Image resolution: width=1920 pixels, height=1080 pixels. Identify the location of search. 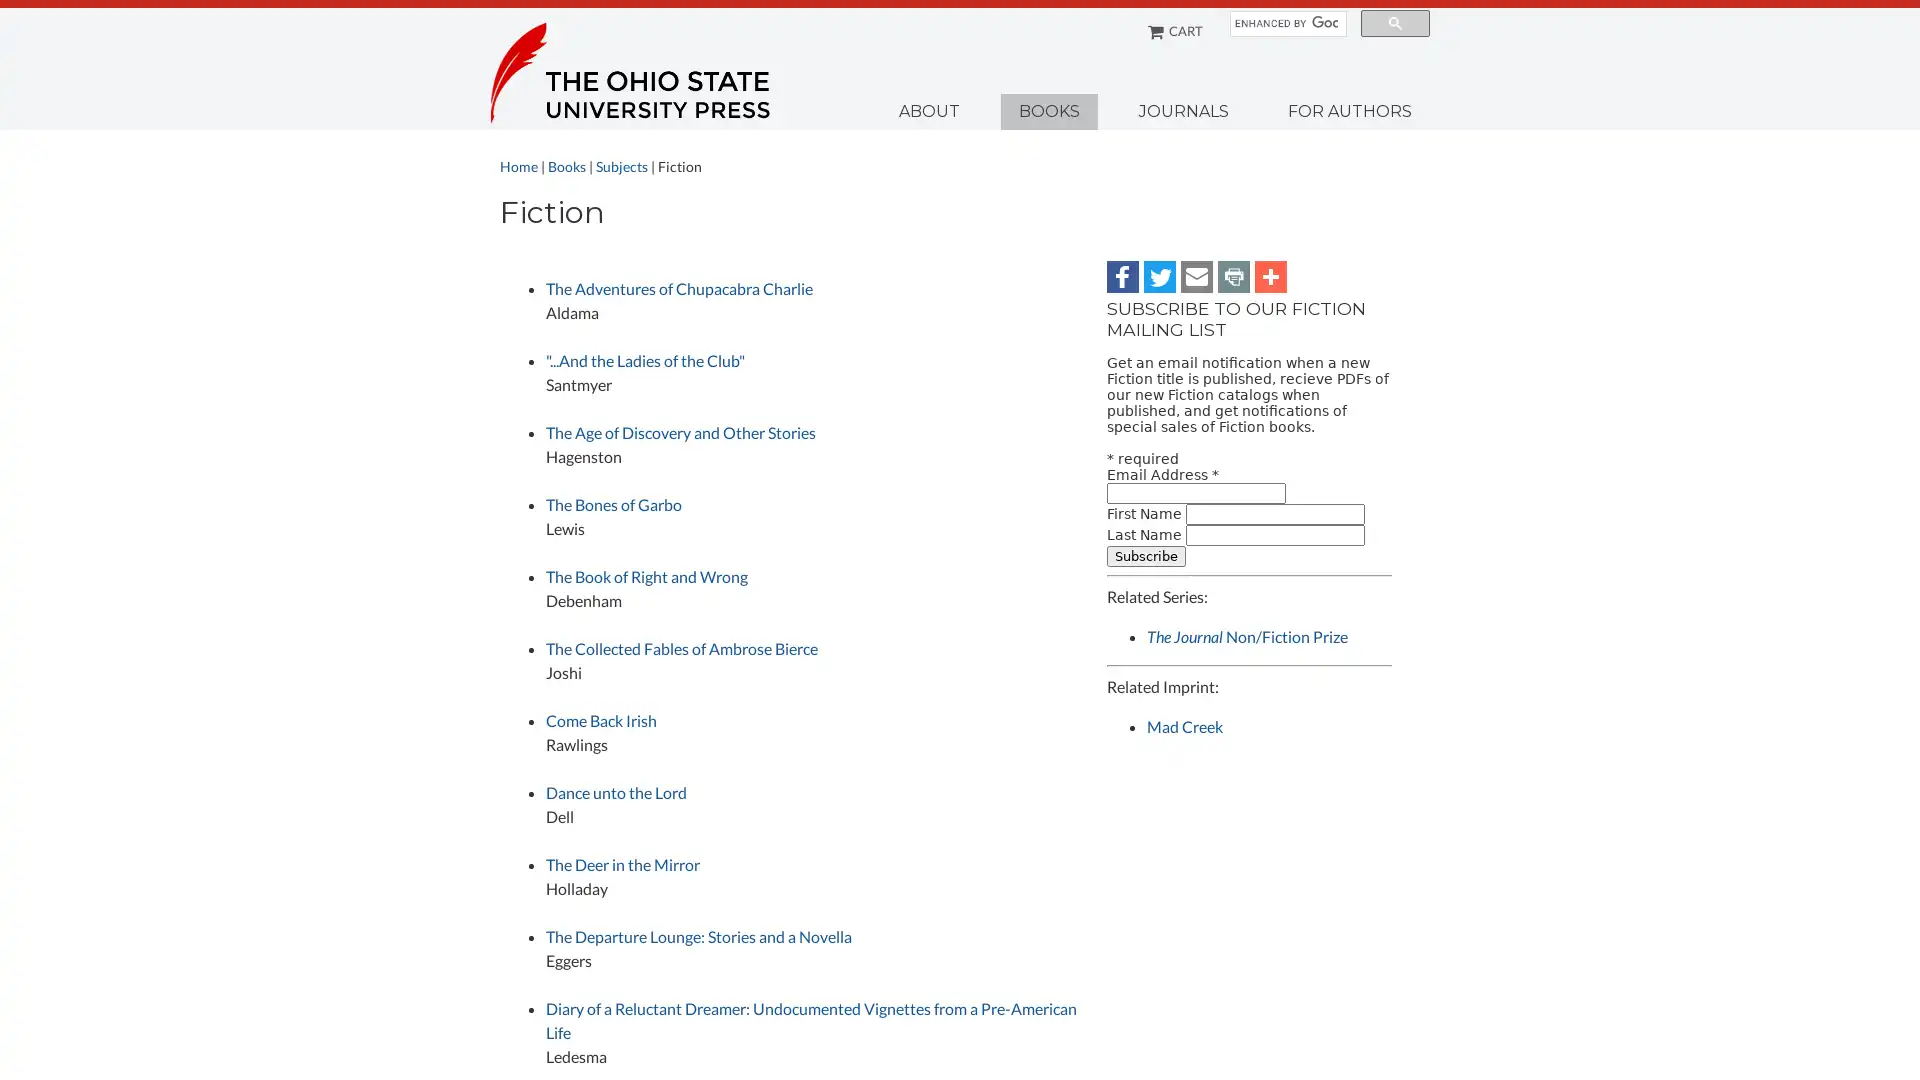
(1394, 23).